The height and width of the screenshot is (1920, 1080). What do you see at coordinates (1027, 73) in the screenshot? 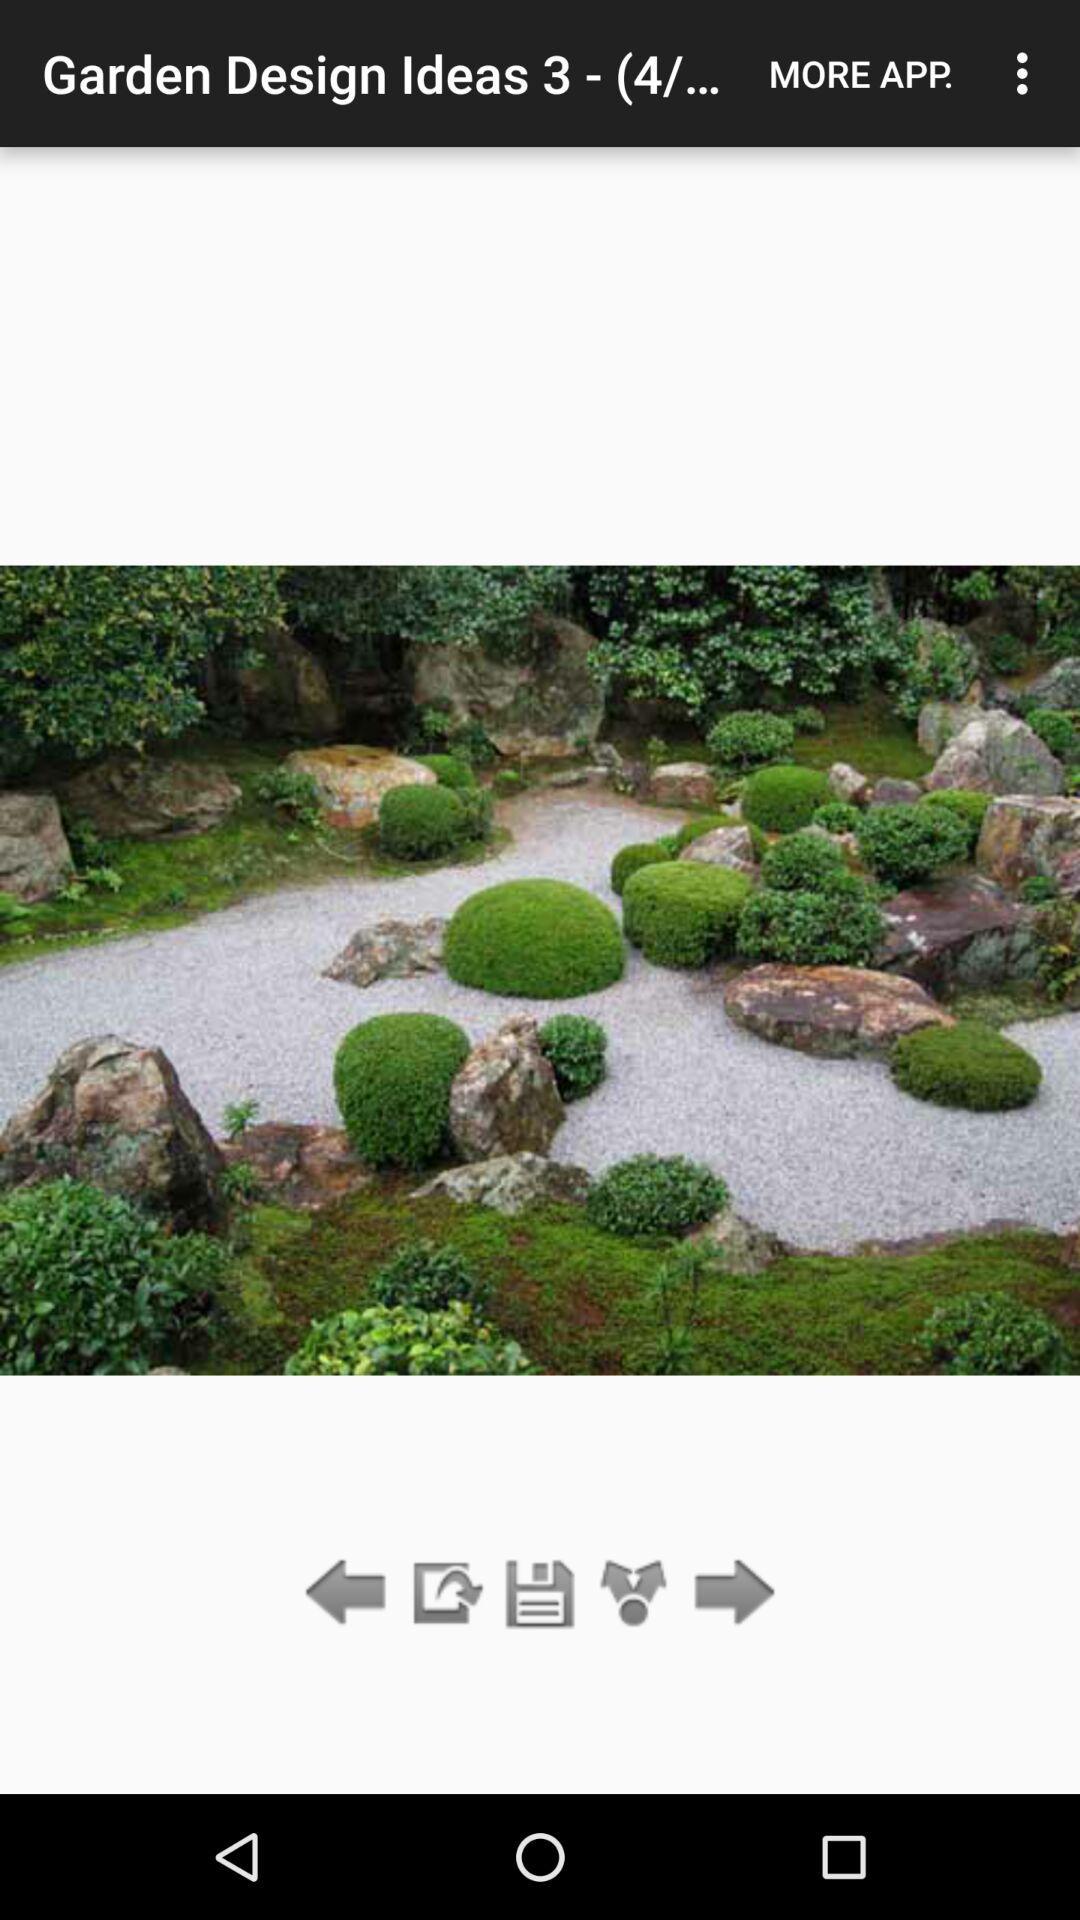
I see `the item to the right of the more app. icon` at bounding box center [1027, 73].